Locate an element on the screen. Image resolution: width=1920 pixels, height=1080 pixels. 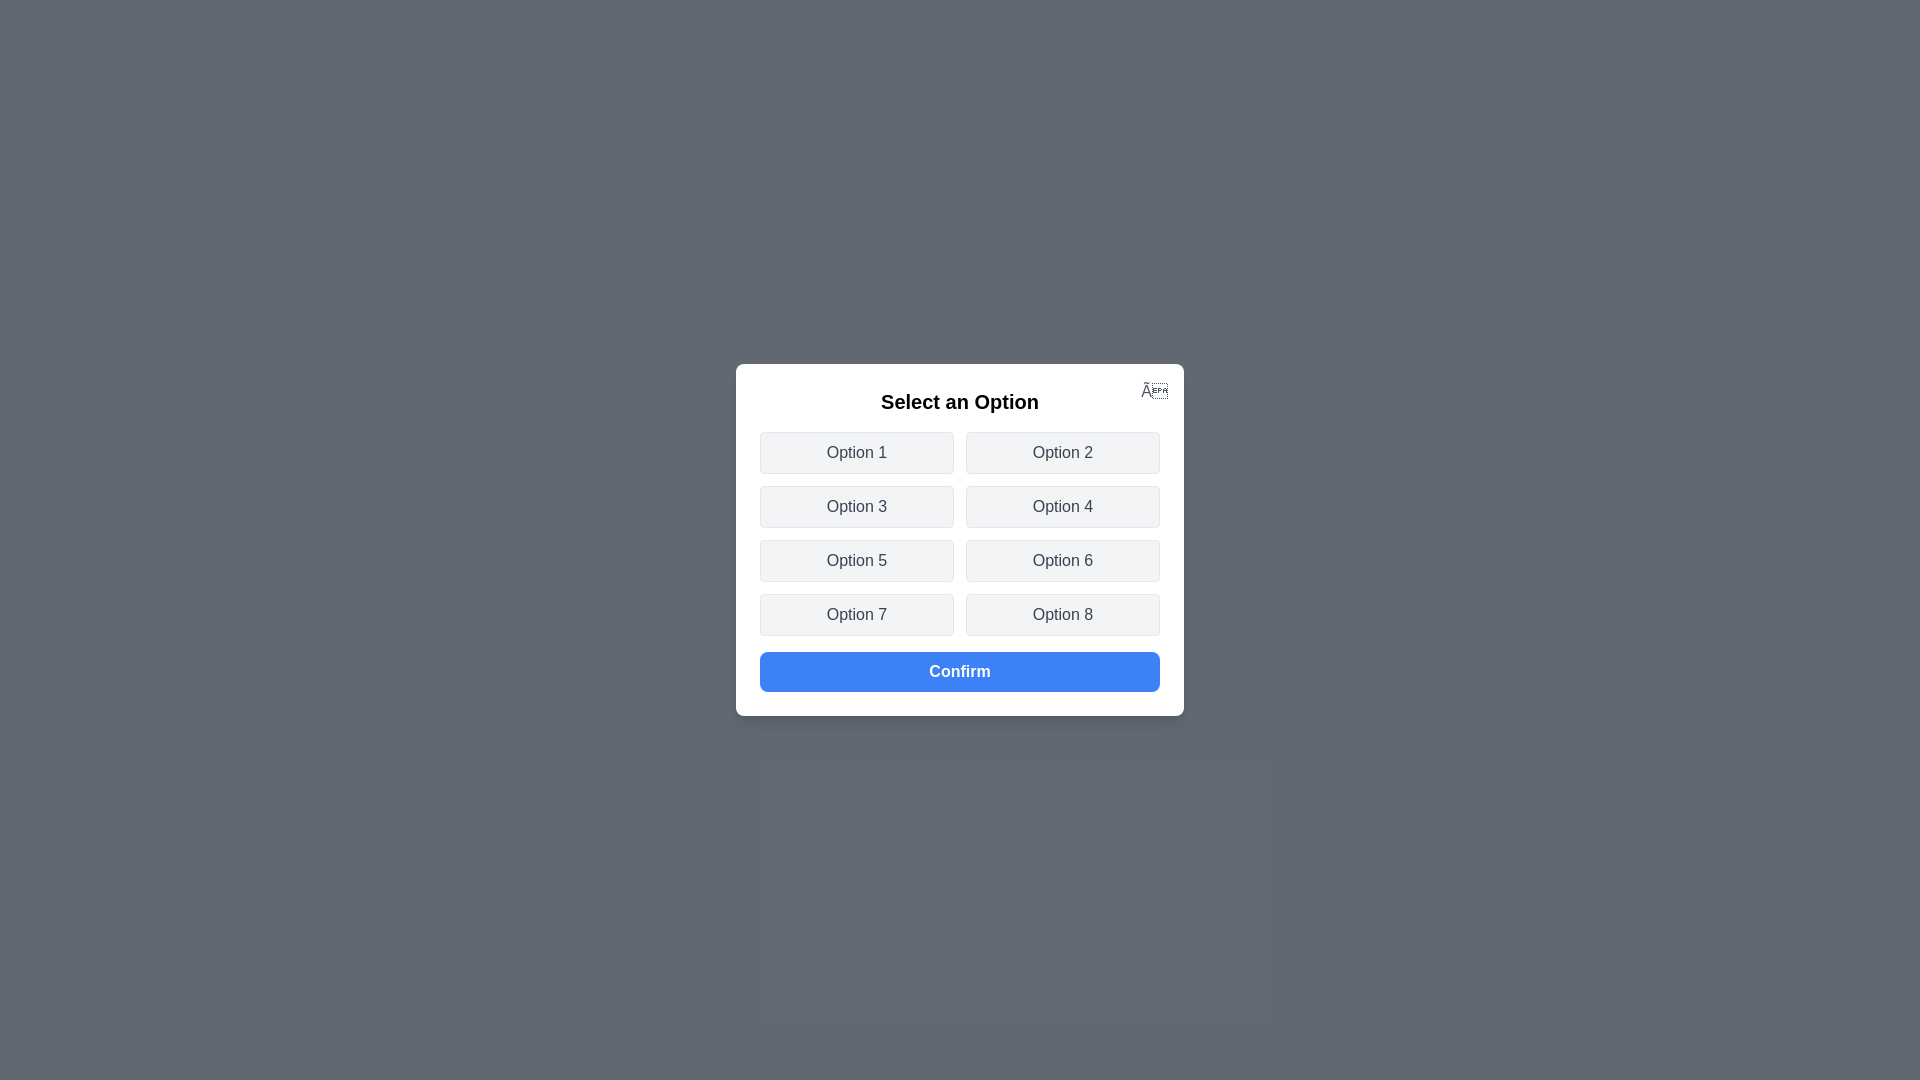
the close button to close the dialog is located at coordinates (1154, 392).